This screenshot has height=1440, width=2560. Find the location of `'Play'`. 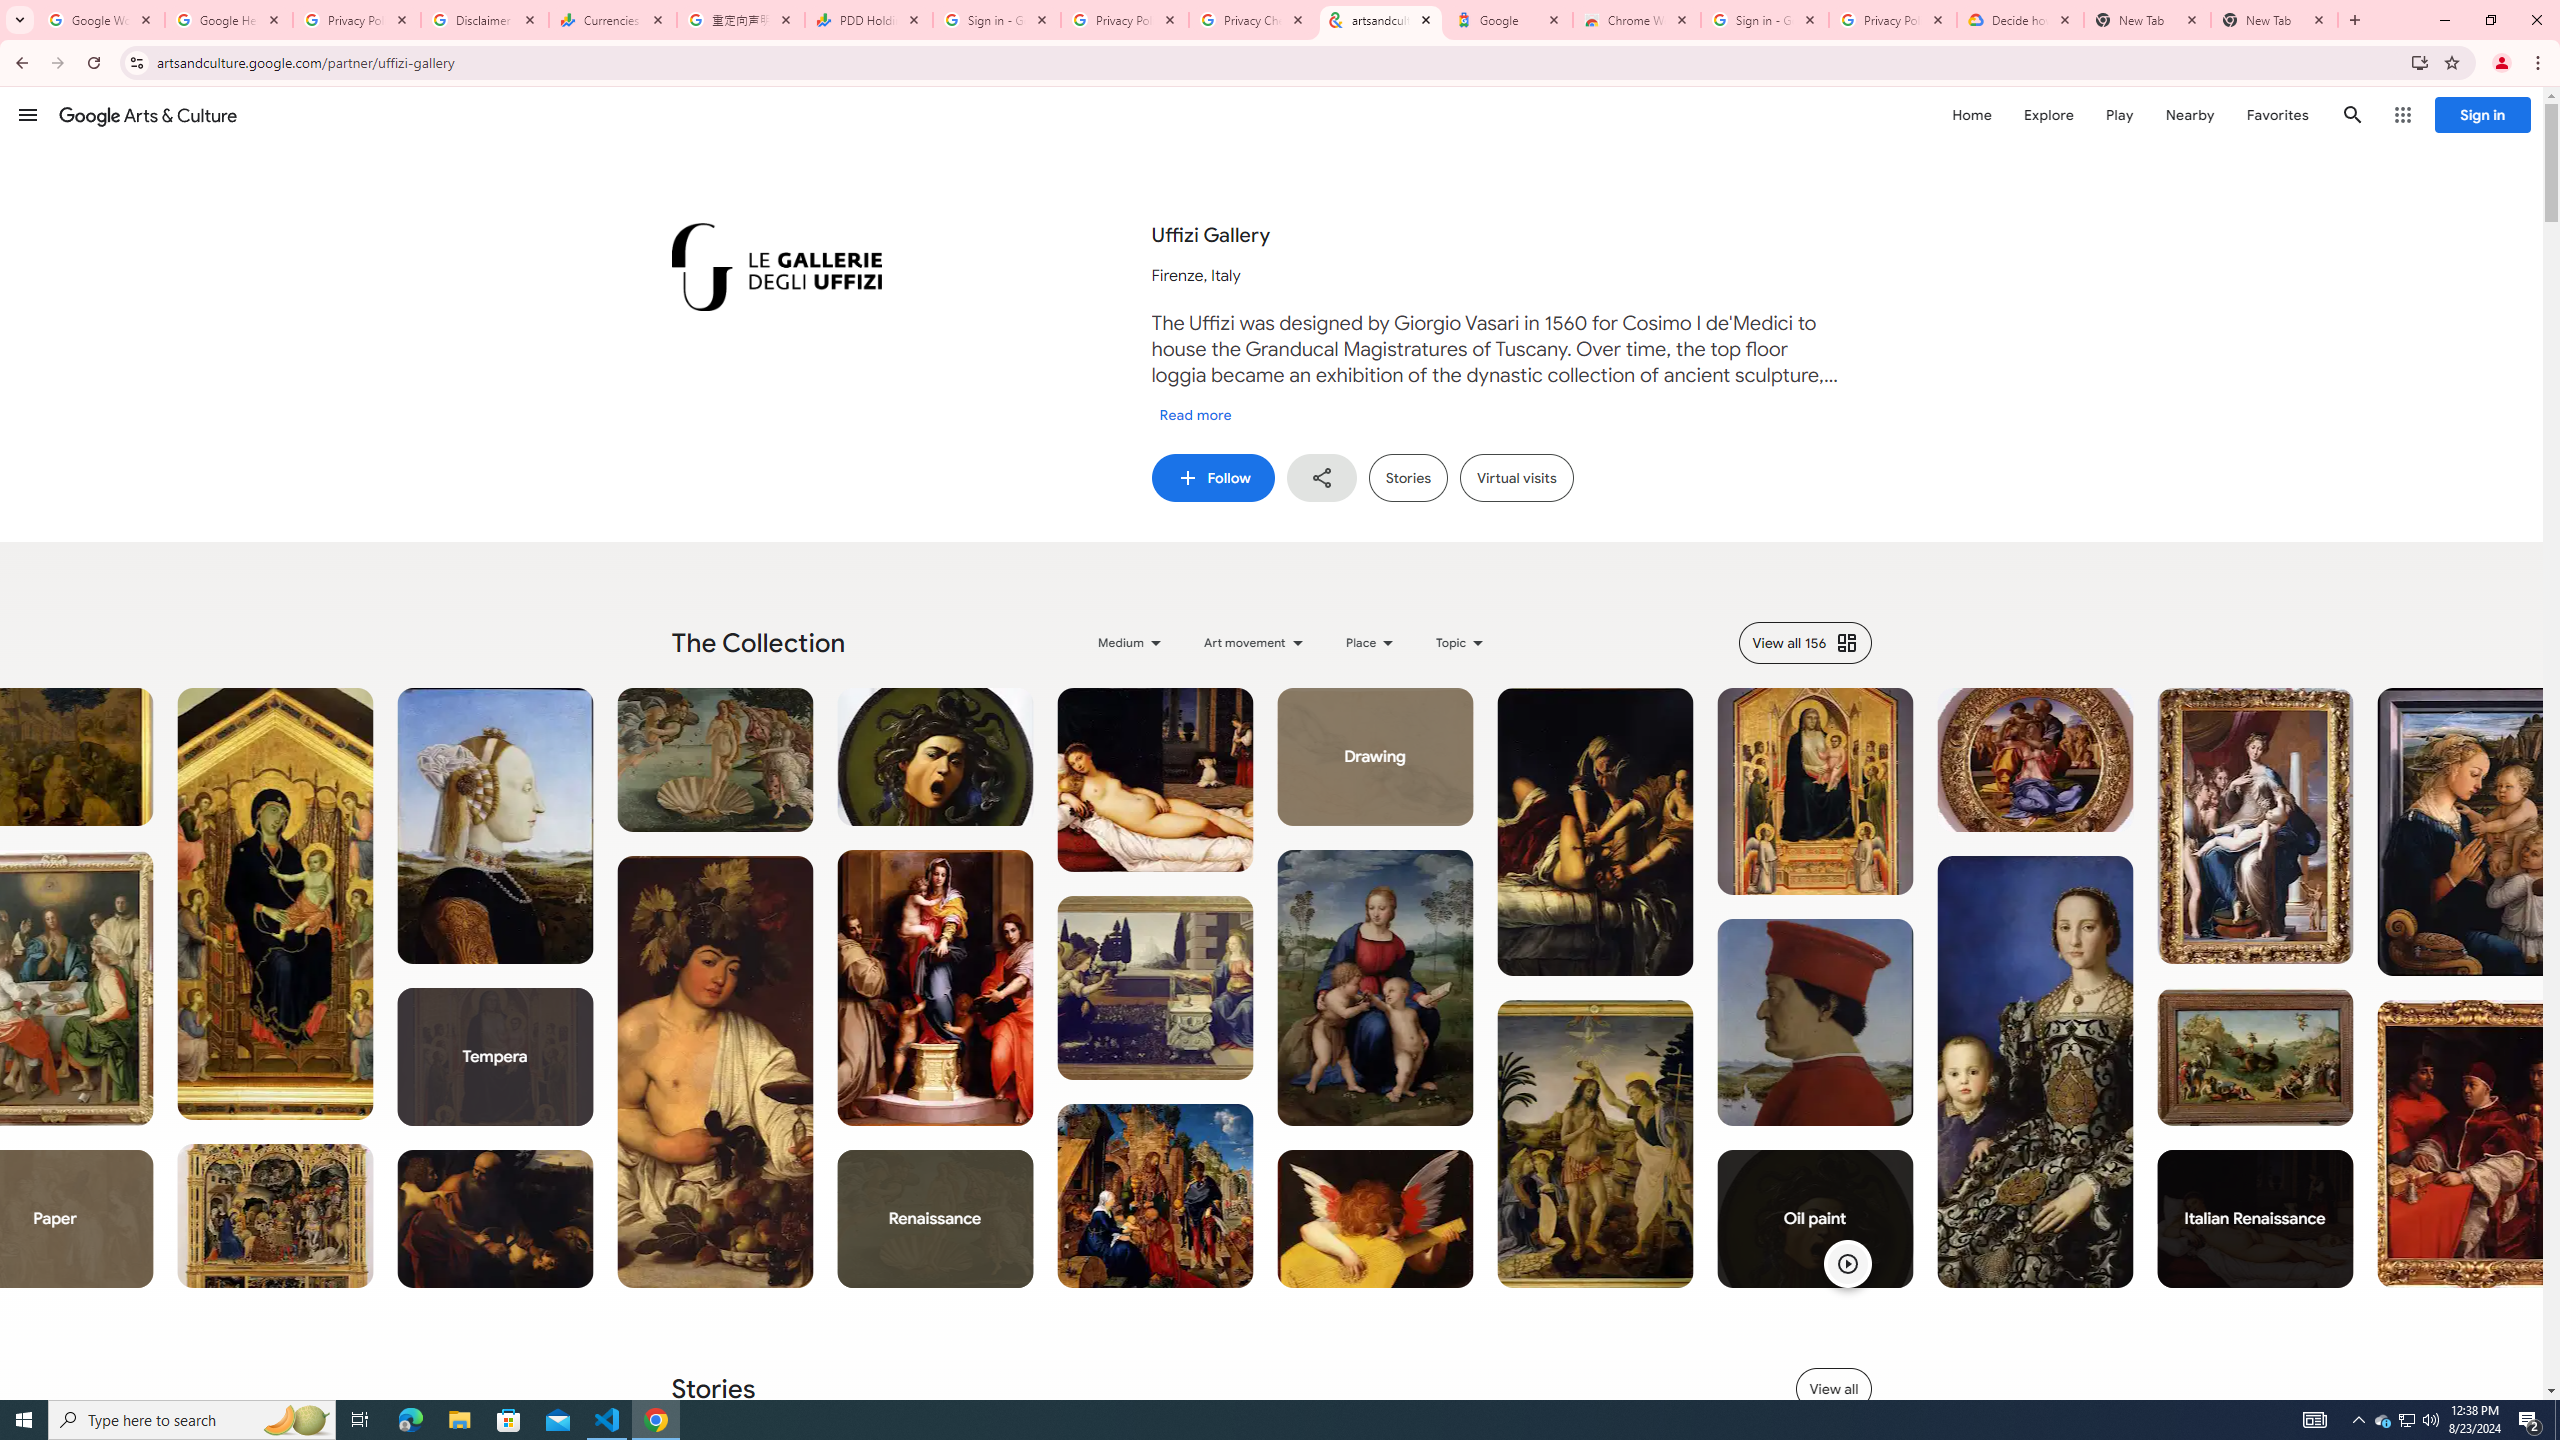

'Play' is located at coordinates (2119, 114).